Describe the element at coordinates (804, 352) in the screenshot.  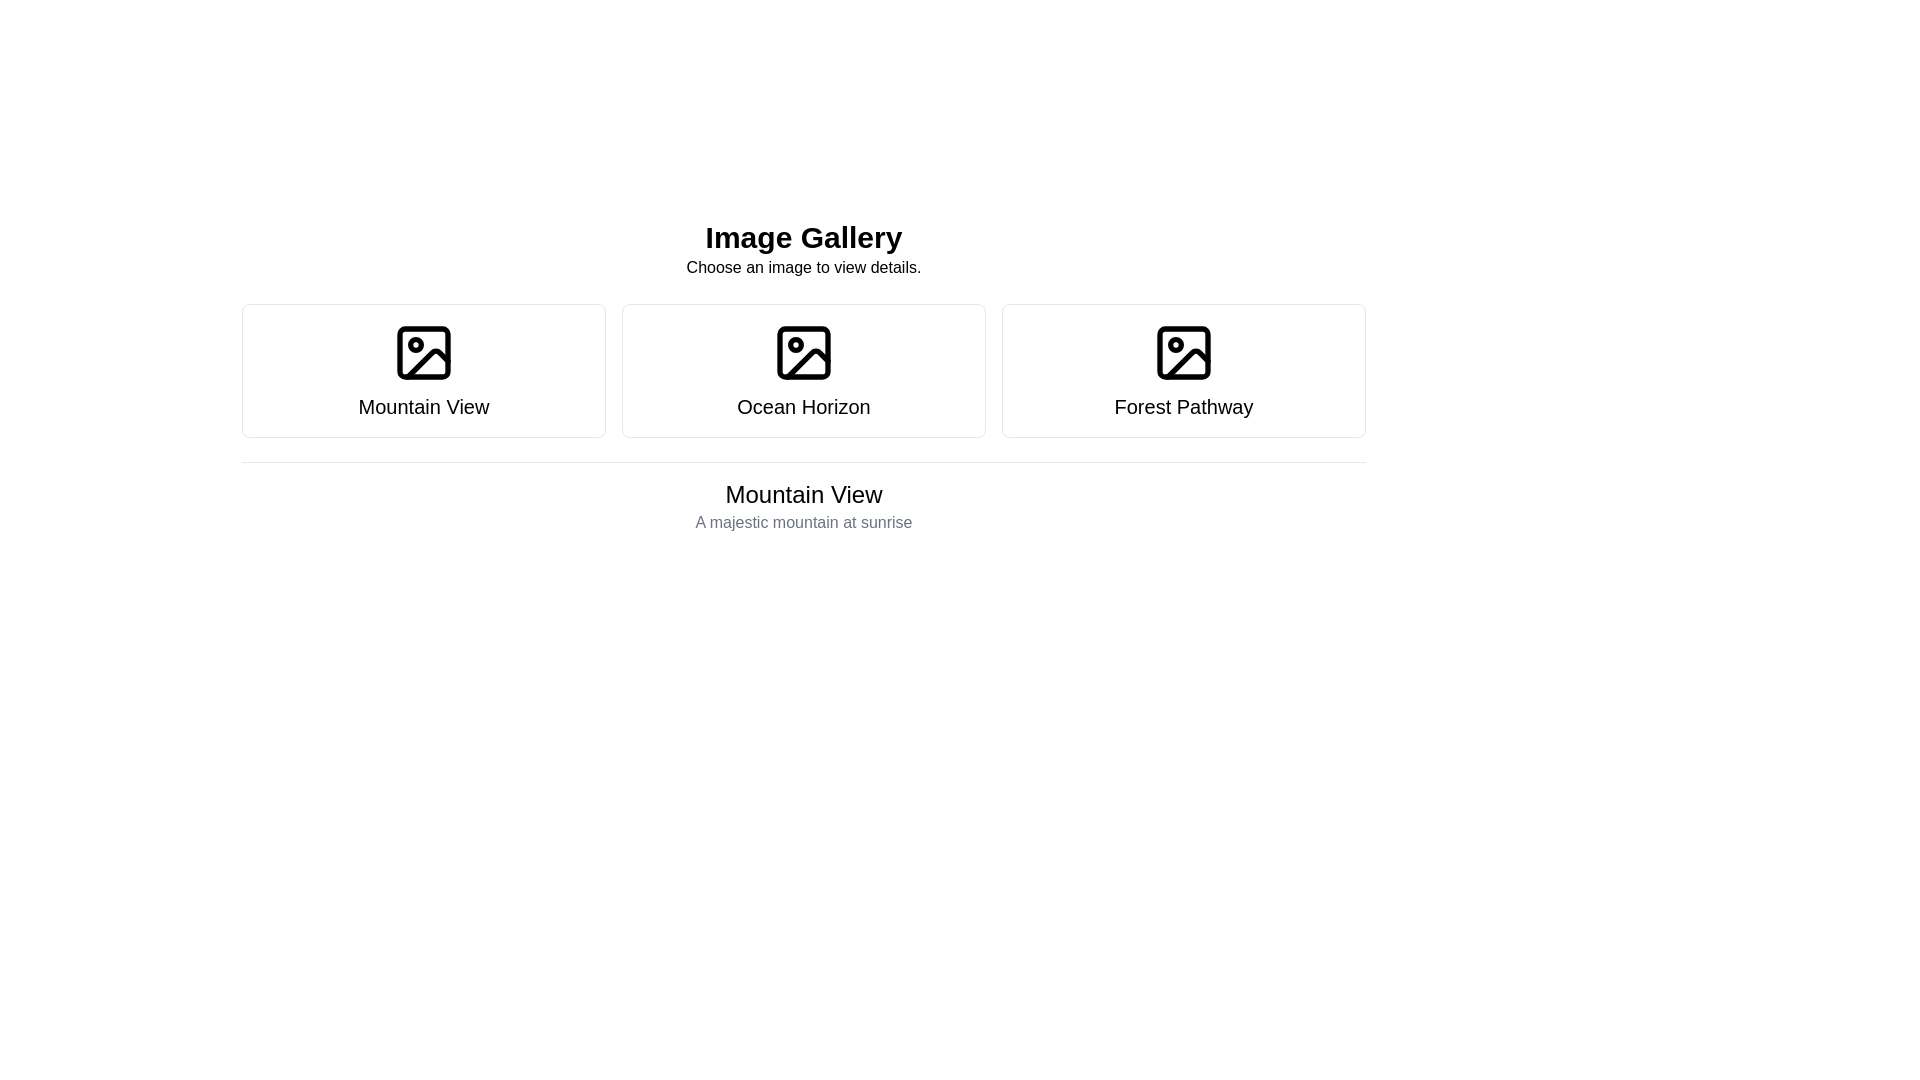
I see `the SVG representation icon of an image placeholder located in the center card of the three-card layout, directly under the 'Image Gallery' header and above the 'Ocean Horizon' text` at that location.